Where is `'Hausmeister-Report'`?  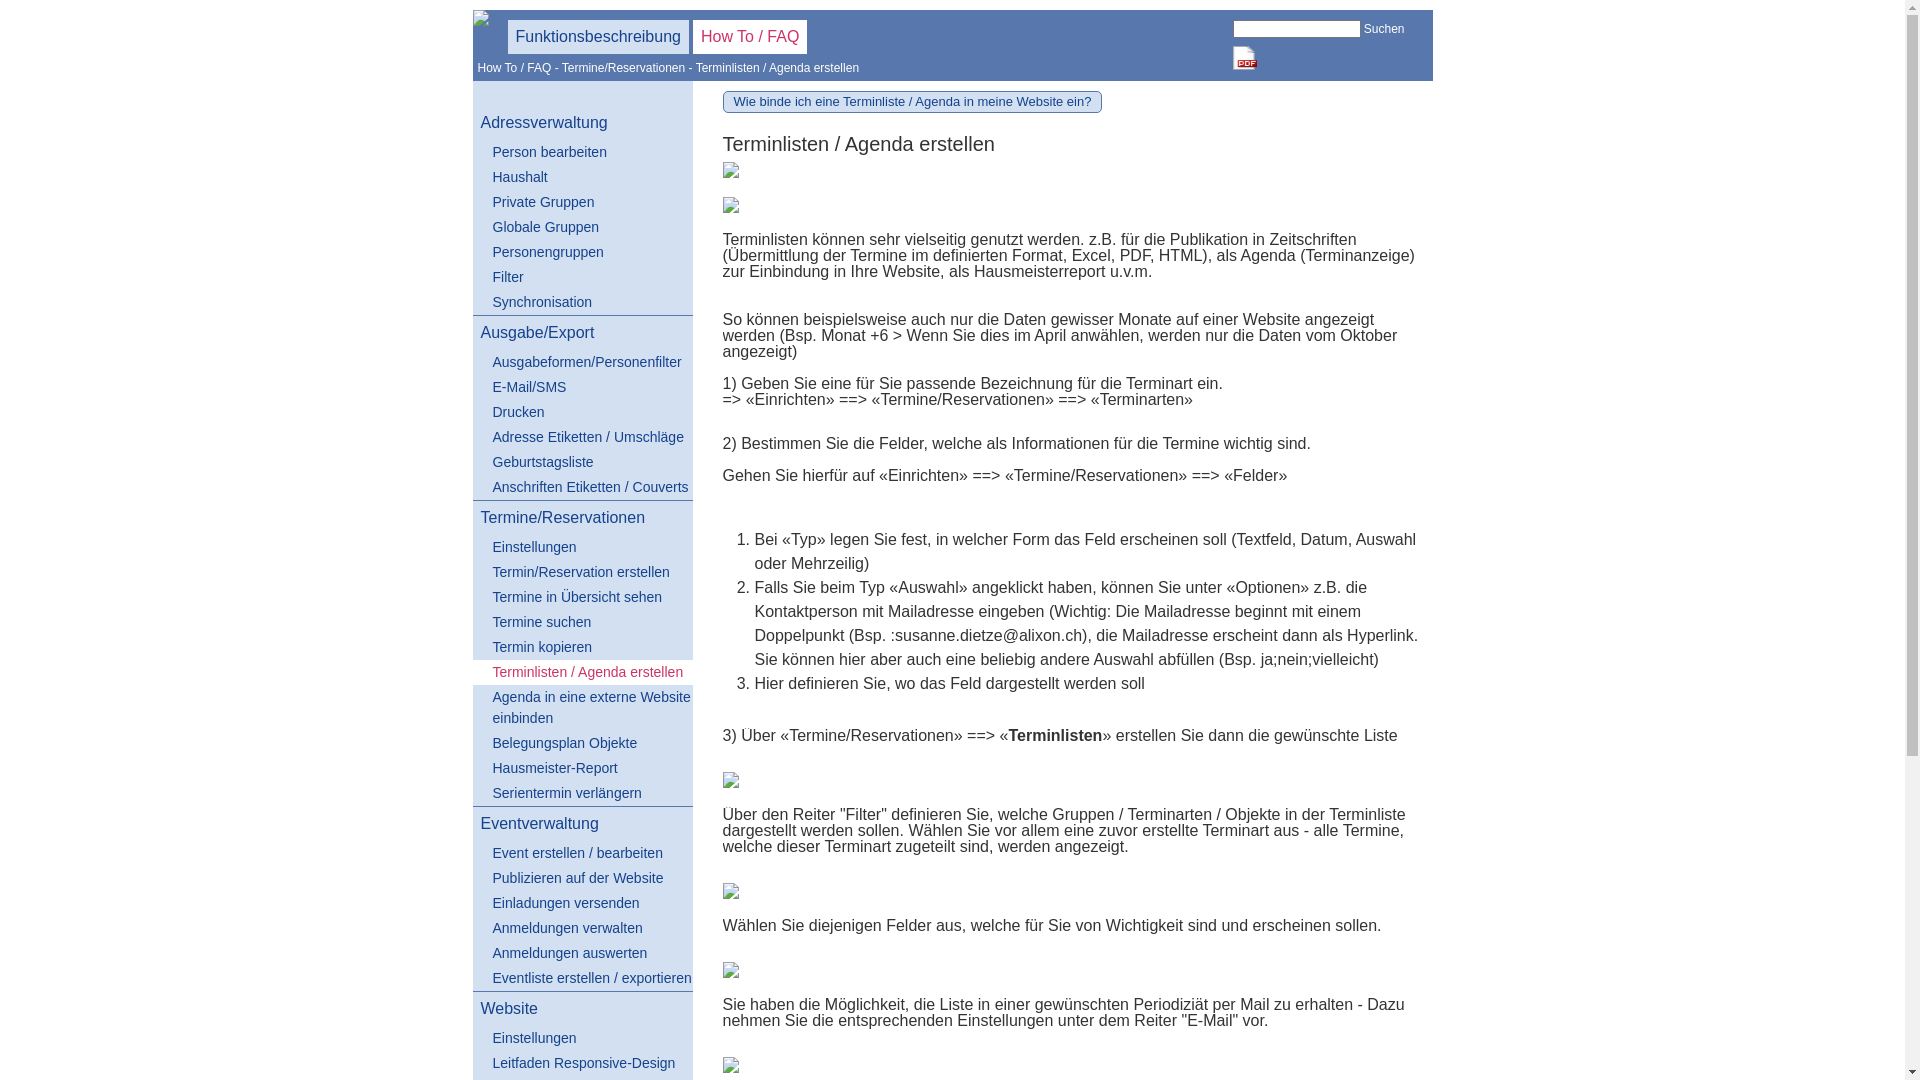 'Hausmeister-Report' is located at coordinates (580, 767).